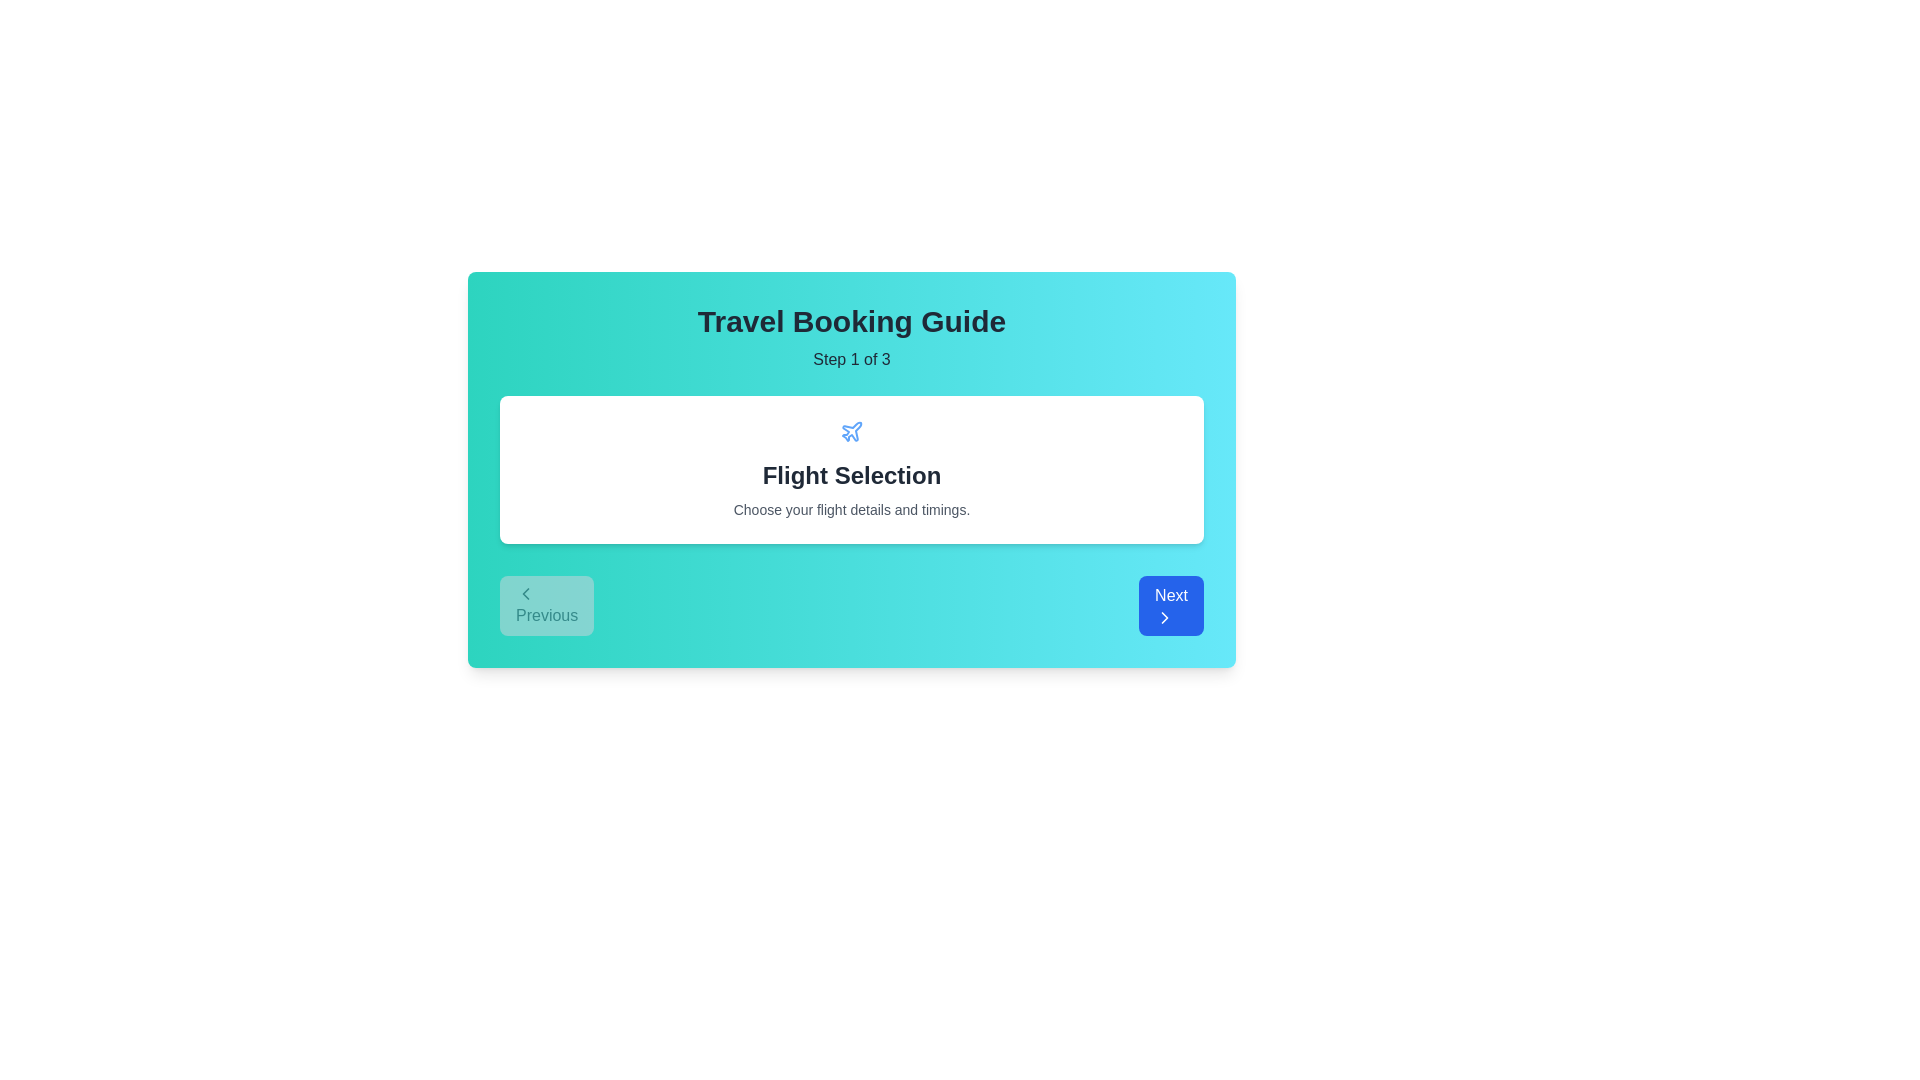 This screenshot has height=1080, width=1920. I want to click on the directional icon inside the 'Next' button located at the bottom right corner of the interactive card, so click(1165, 616).